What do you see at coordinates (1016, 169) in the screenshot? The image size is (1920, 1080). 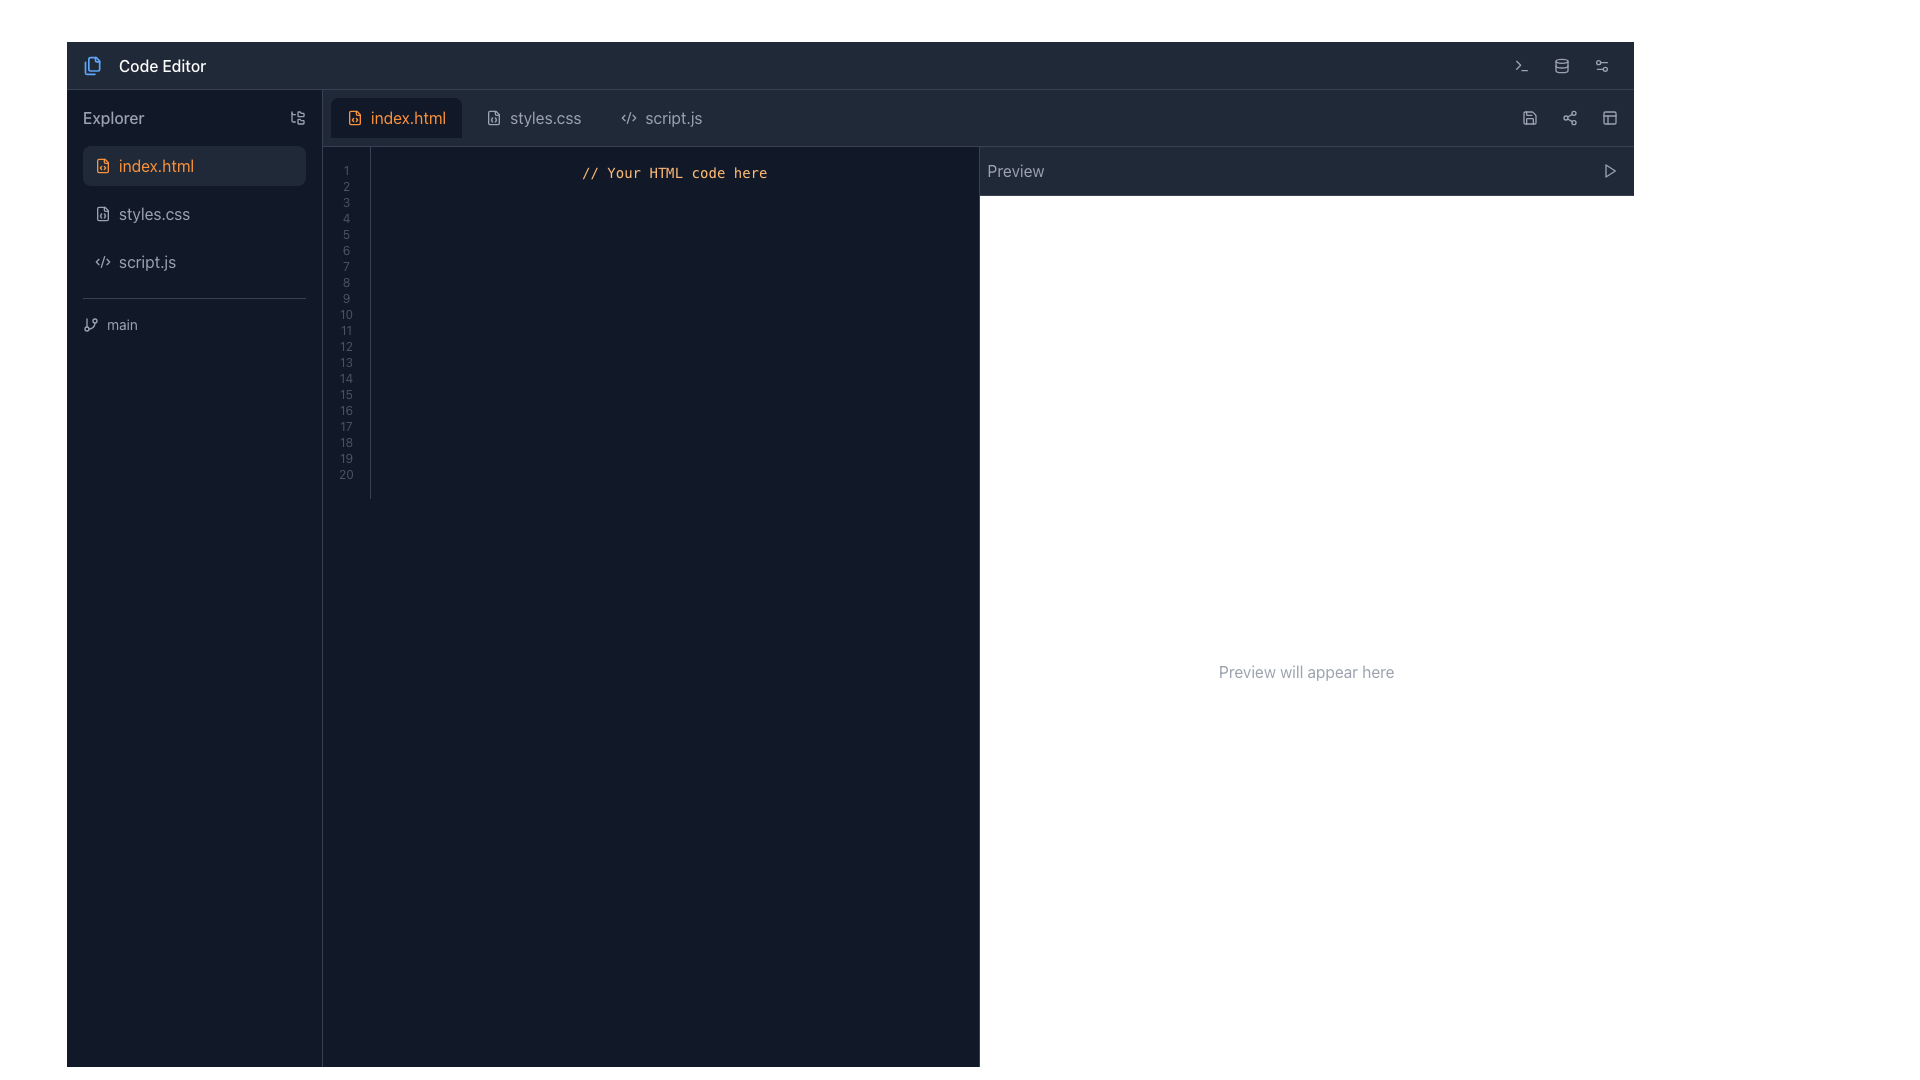 I see `the content of the text label that indicates contextual information about the preview feature, located at the top-right area of the interface` at bounding box center [1016, 169].